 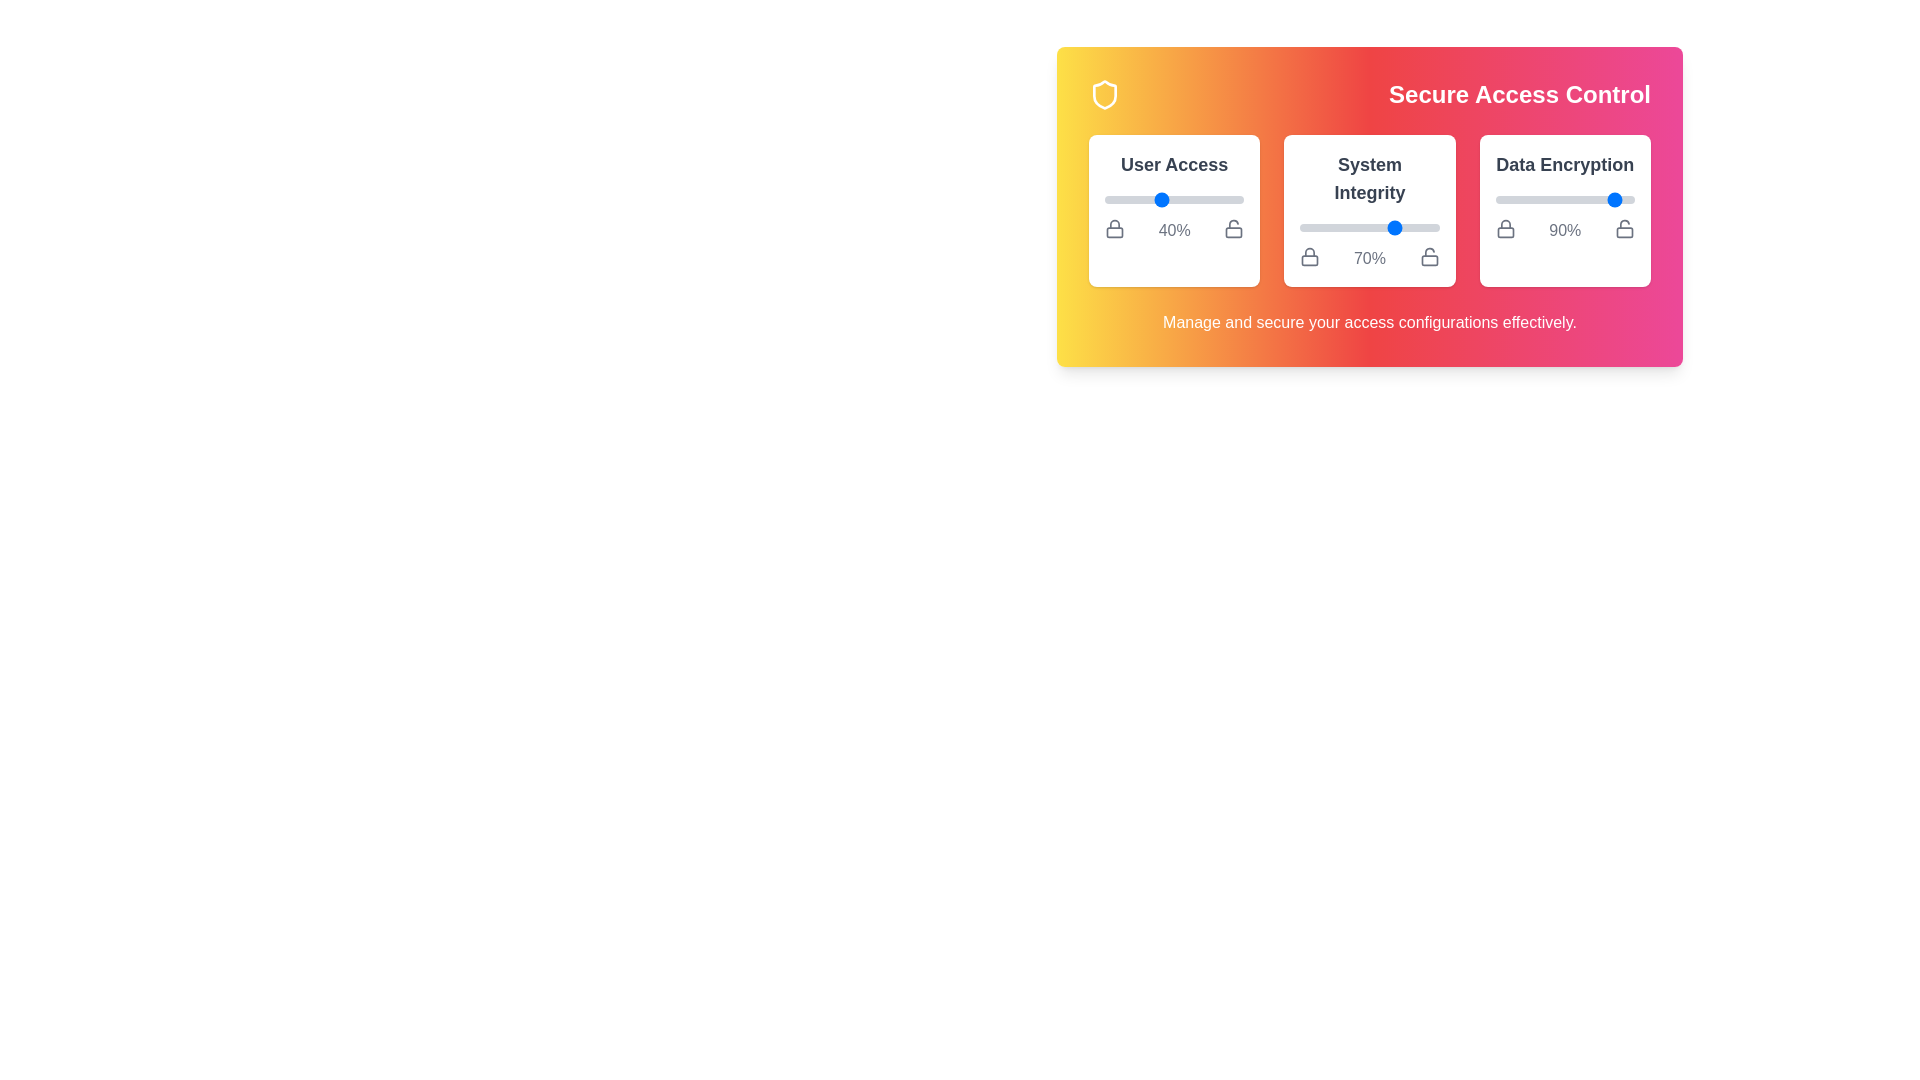 I want to click on the Unlock icon to observe its interaction, so click(x=1232, y=227).